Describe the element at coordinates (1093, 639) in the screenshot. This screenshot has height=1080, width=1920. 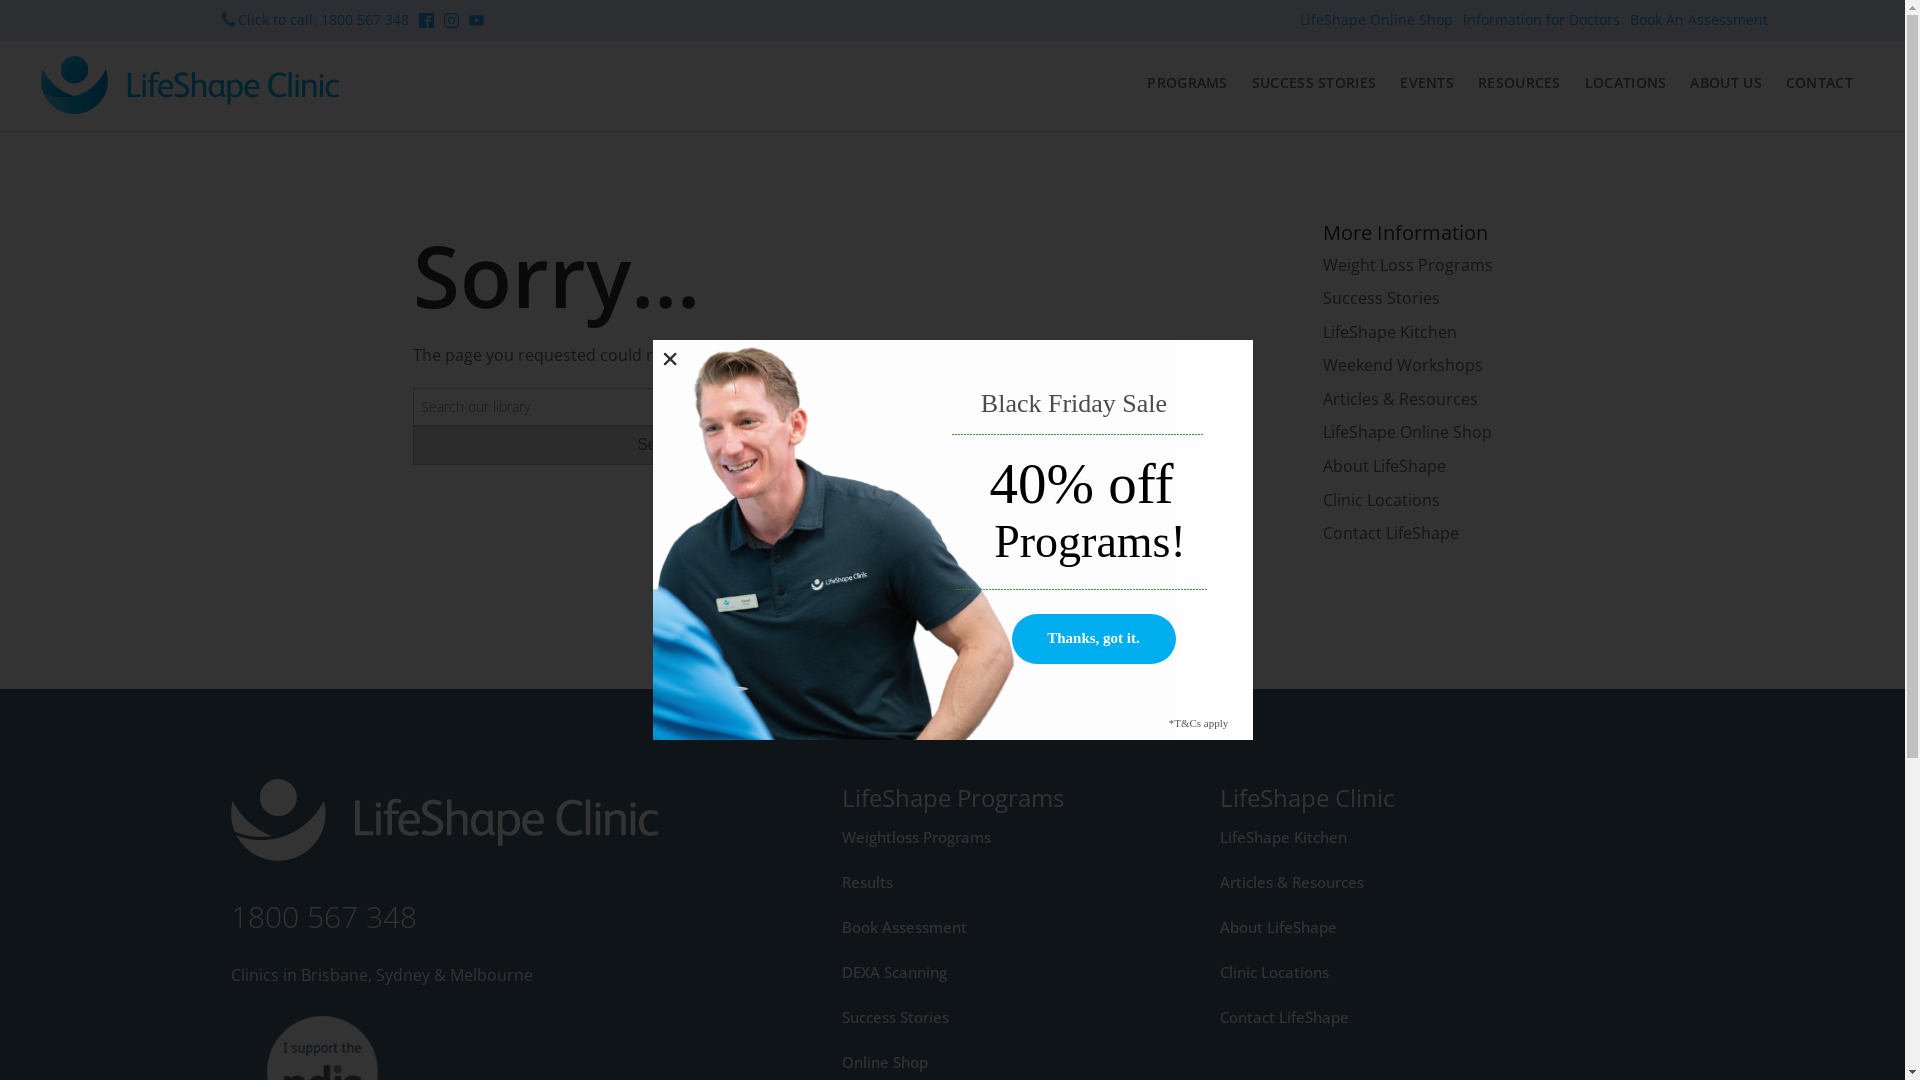
I see `'Thanks, got it.'` at that location.